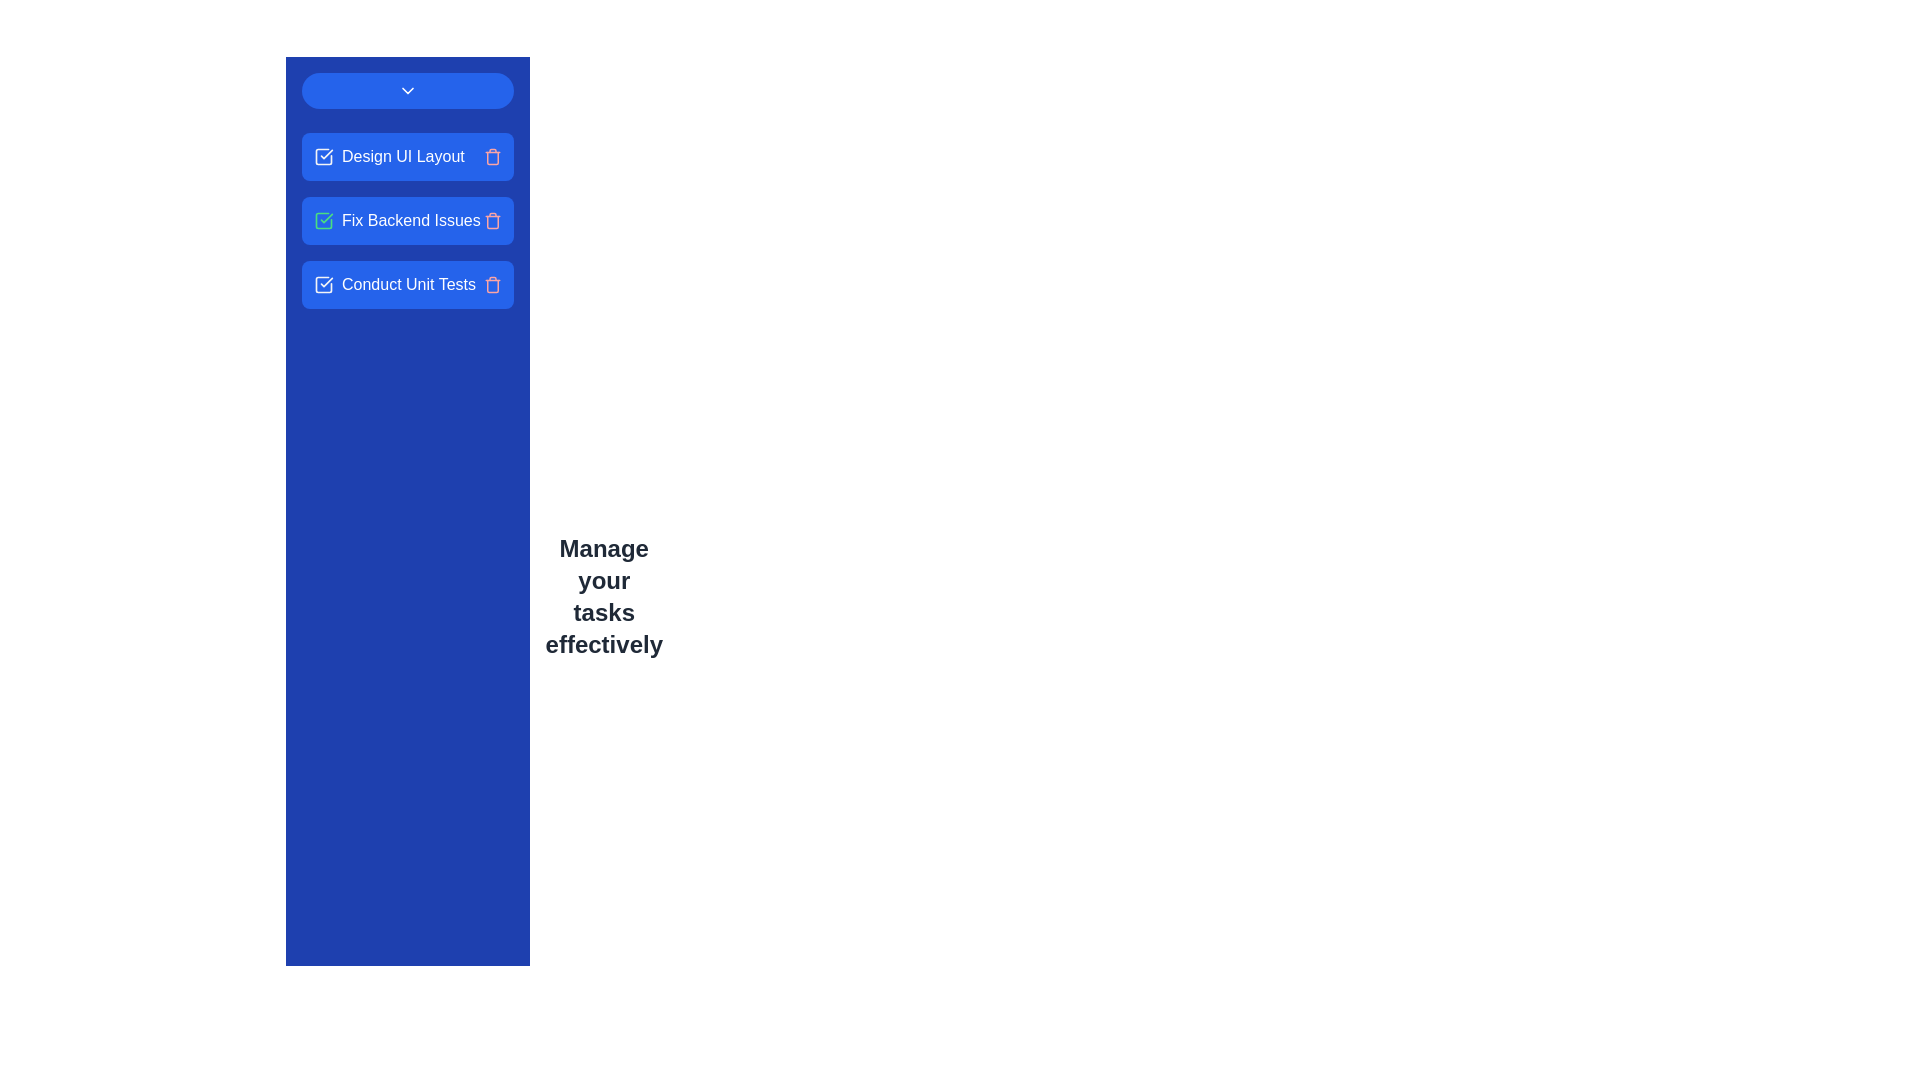  I want to click on the text label displaying 'Conduct Unit Tests', so click(407, 285).